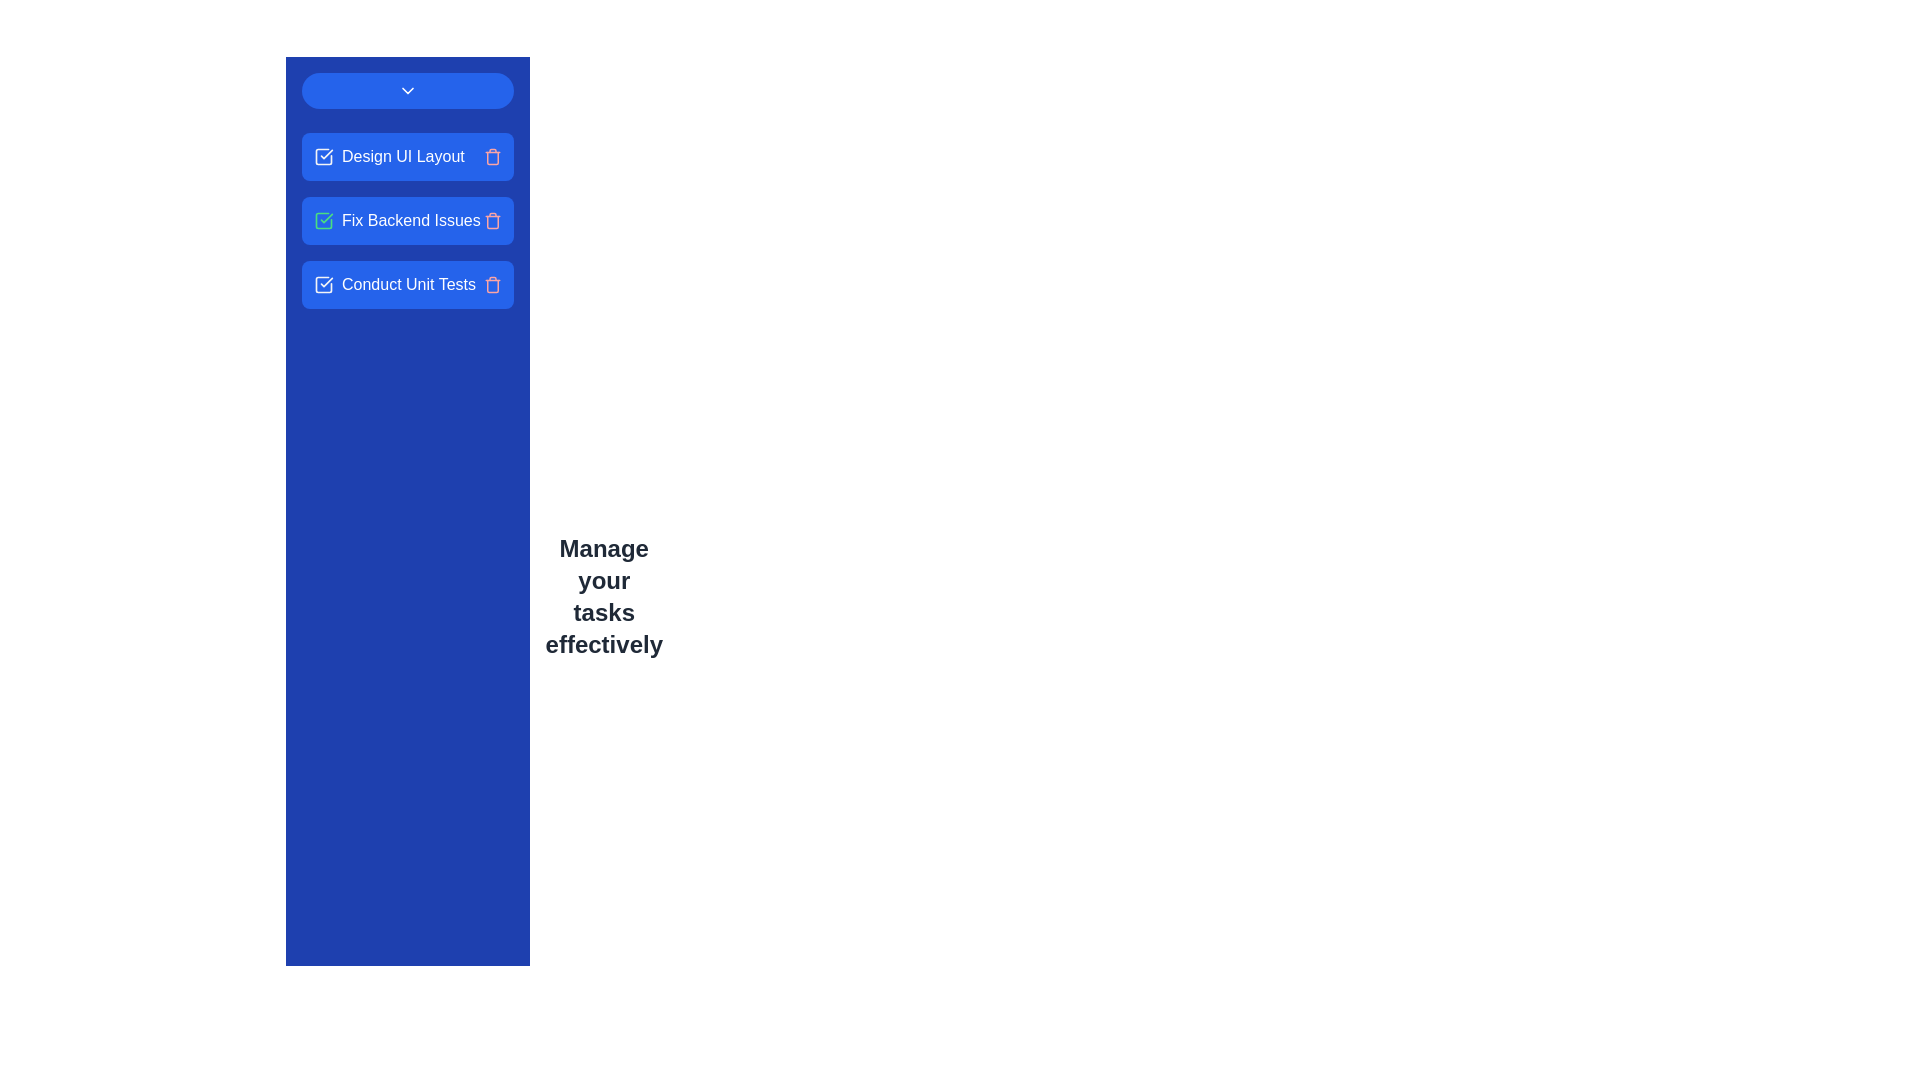  I want to click on the text label displaying 'Conduct Unit Tests', so click(407, 285).